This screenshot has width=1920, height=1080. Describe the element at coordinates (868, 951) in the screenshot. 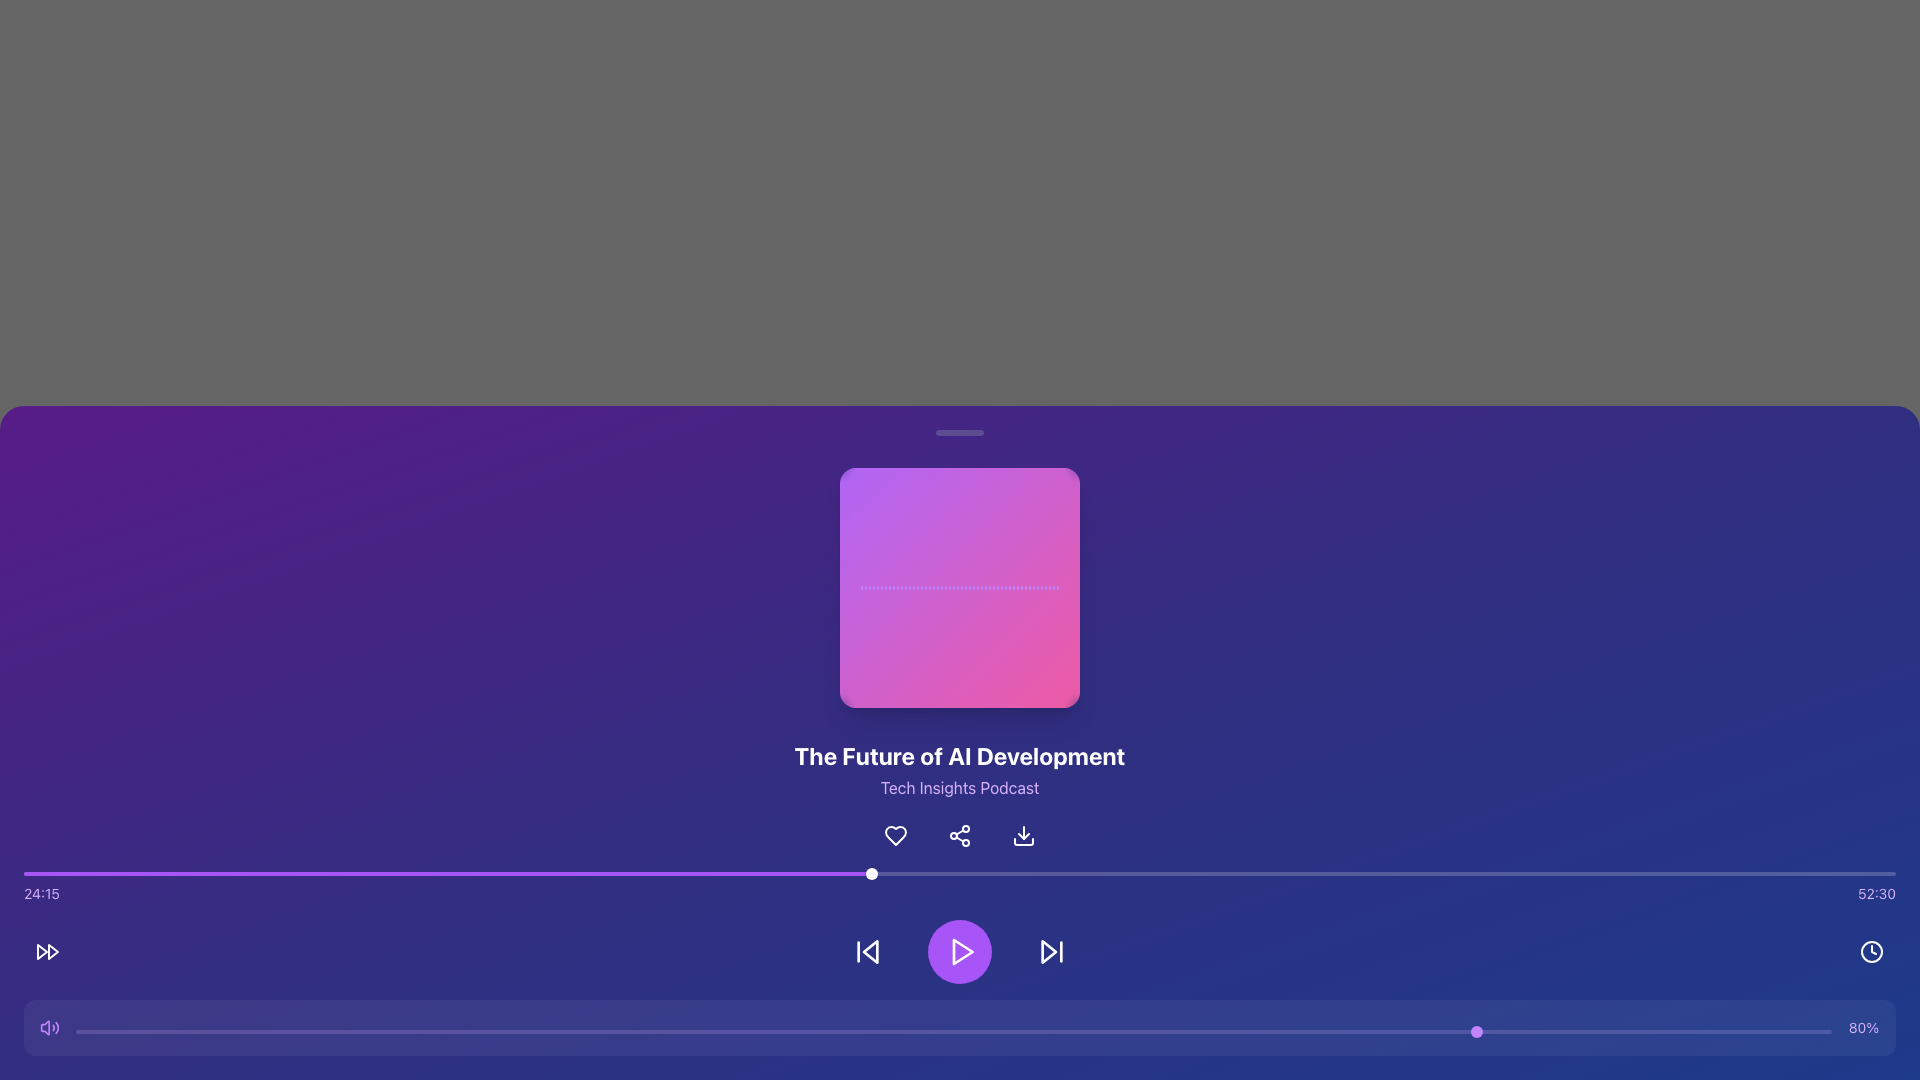

I see `the skip backward button located to the left of the central play button in the row of control elements to skip backward in the playback timeline` at that location.